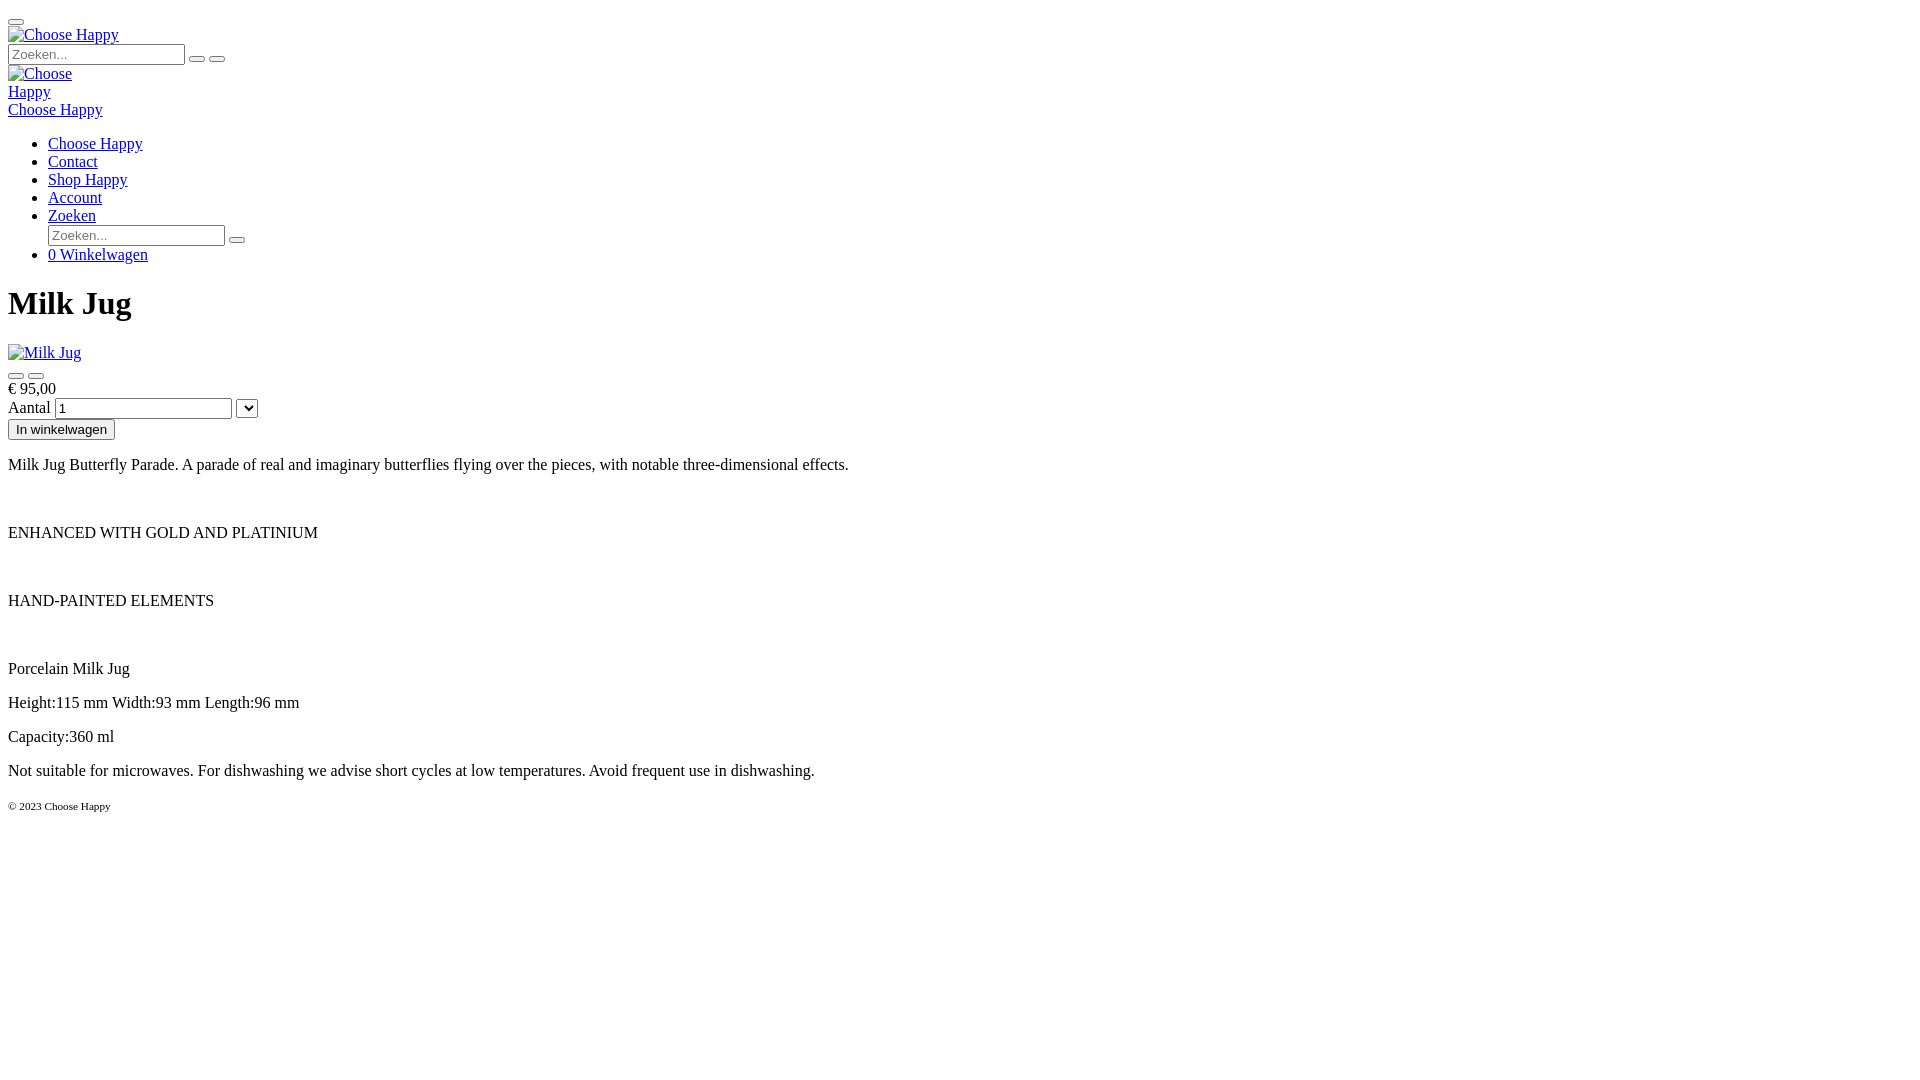 The image size is (1920, 1080). I want to click on 'HAND-PAINTED ELEMENTS', so click(109, 599).